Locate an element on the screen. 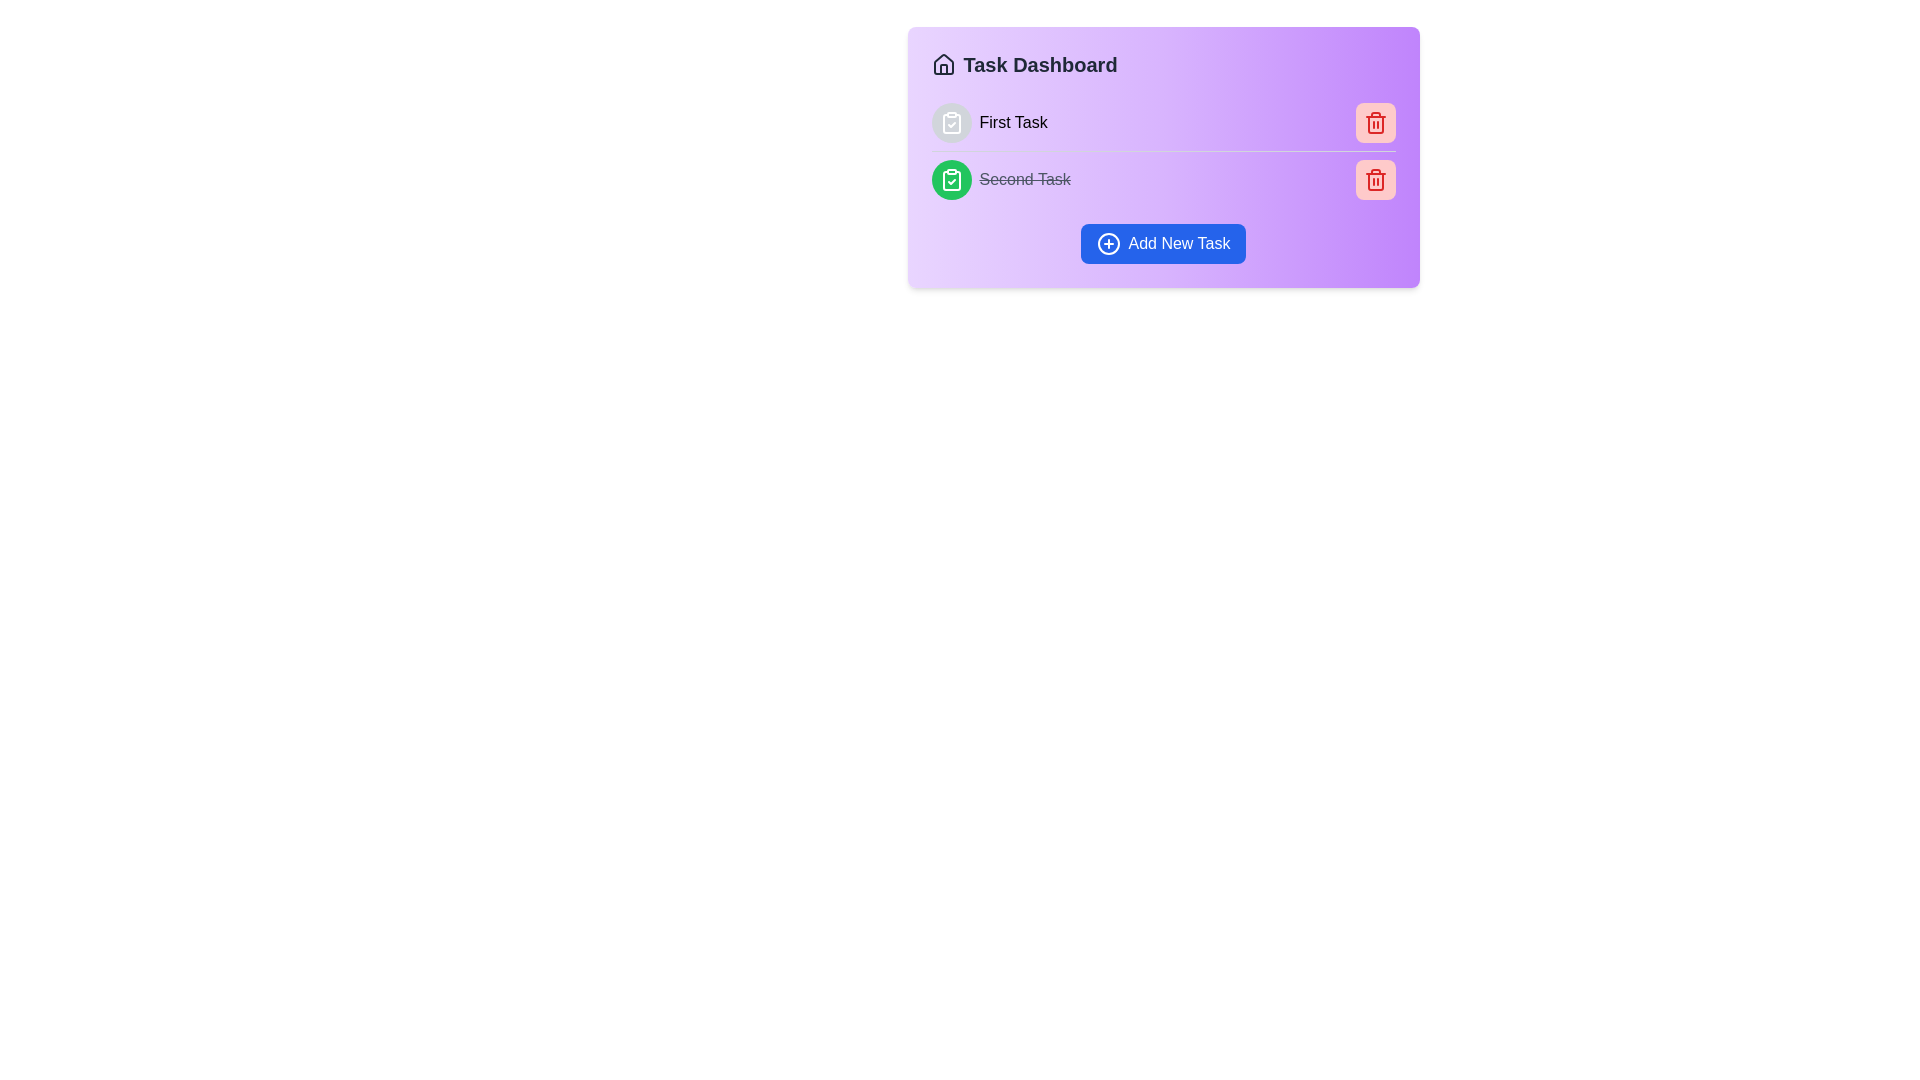 Image resolution: width=1920 pixels, height=1080 pixels. the delete button for 'First Task', located at the right end of its task row, to observe the hover effects is located at coordinates (1374, 123).